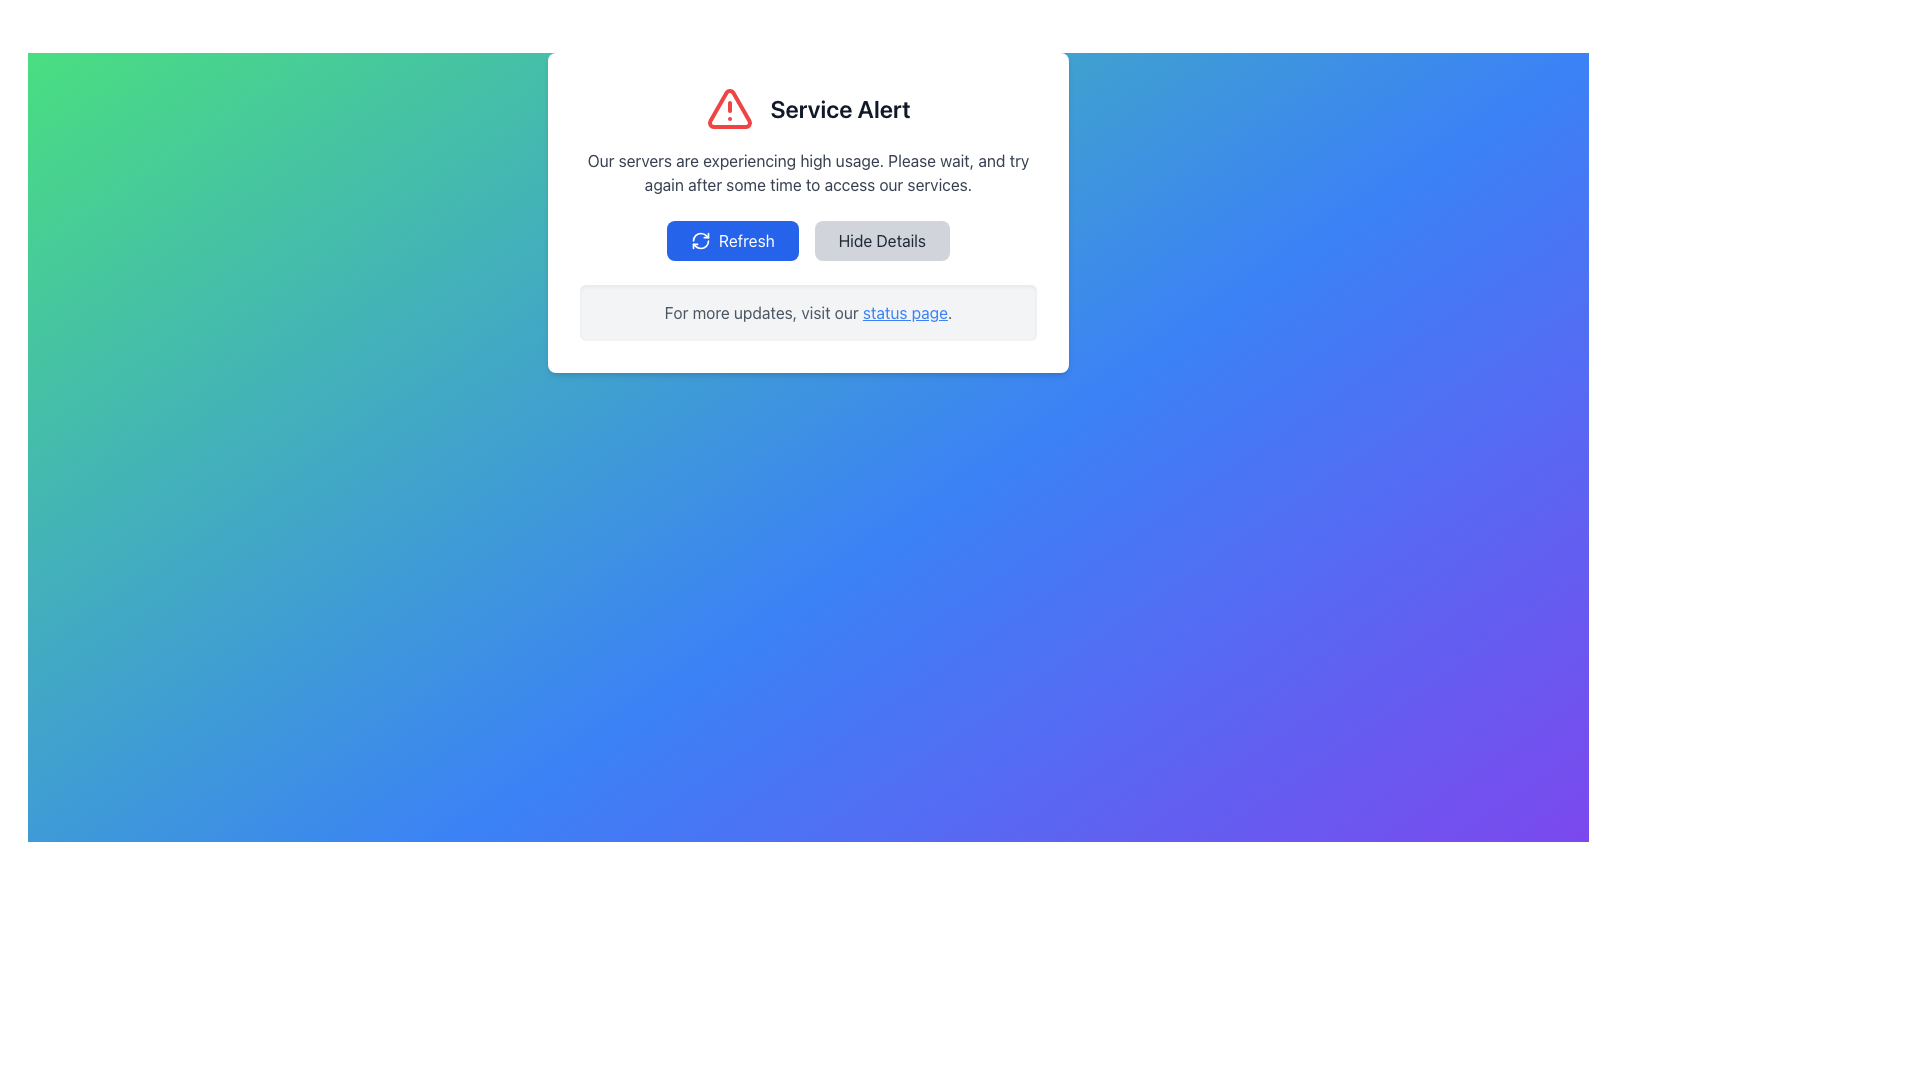 The height and width of the screenshot is (1080, 1920). What do you see at coordinates (881, 239) in the screenshot?
I see `the 'Hide Details' button with black text on a grey background, located to the right of the 'Refresh' button` at bounding box center [881, 239].